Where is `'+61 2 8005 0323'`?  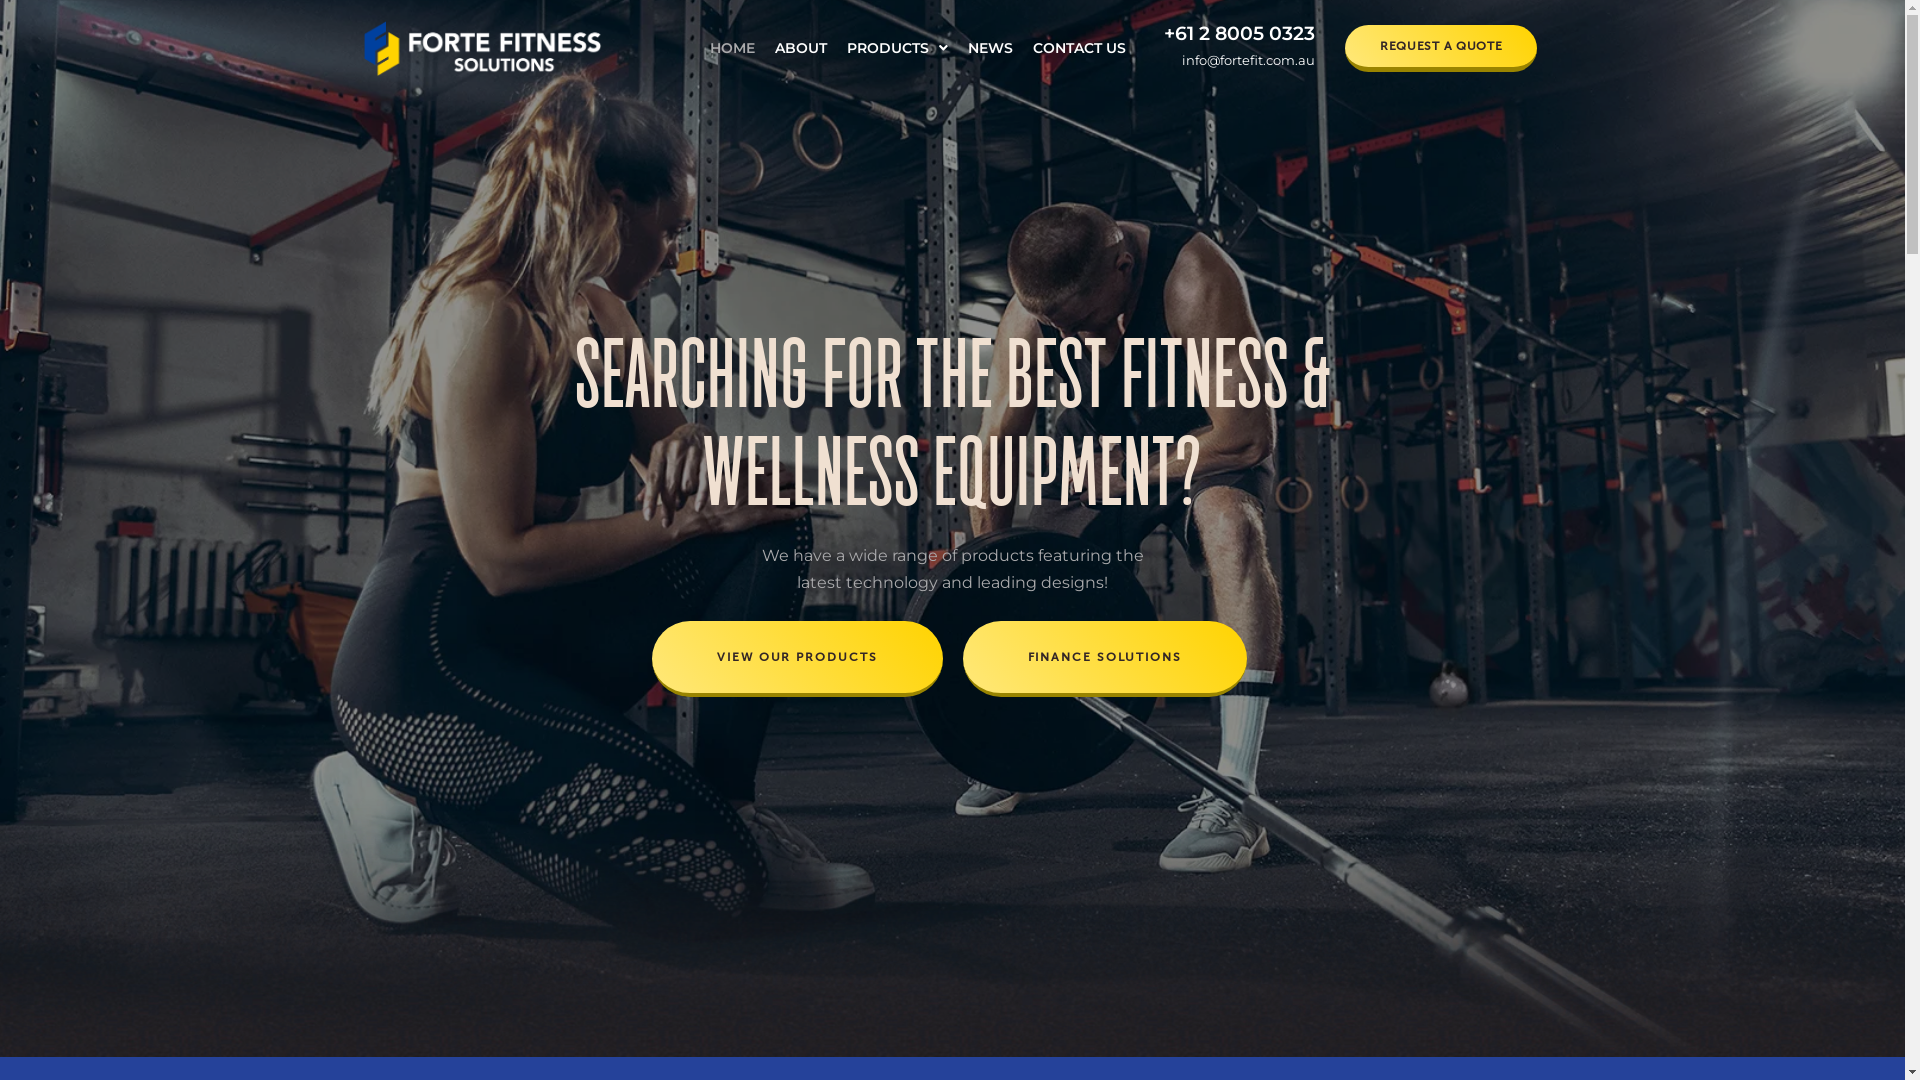 '+61 2 8005 0323' is located at coordinates (1238, 33).